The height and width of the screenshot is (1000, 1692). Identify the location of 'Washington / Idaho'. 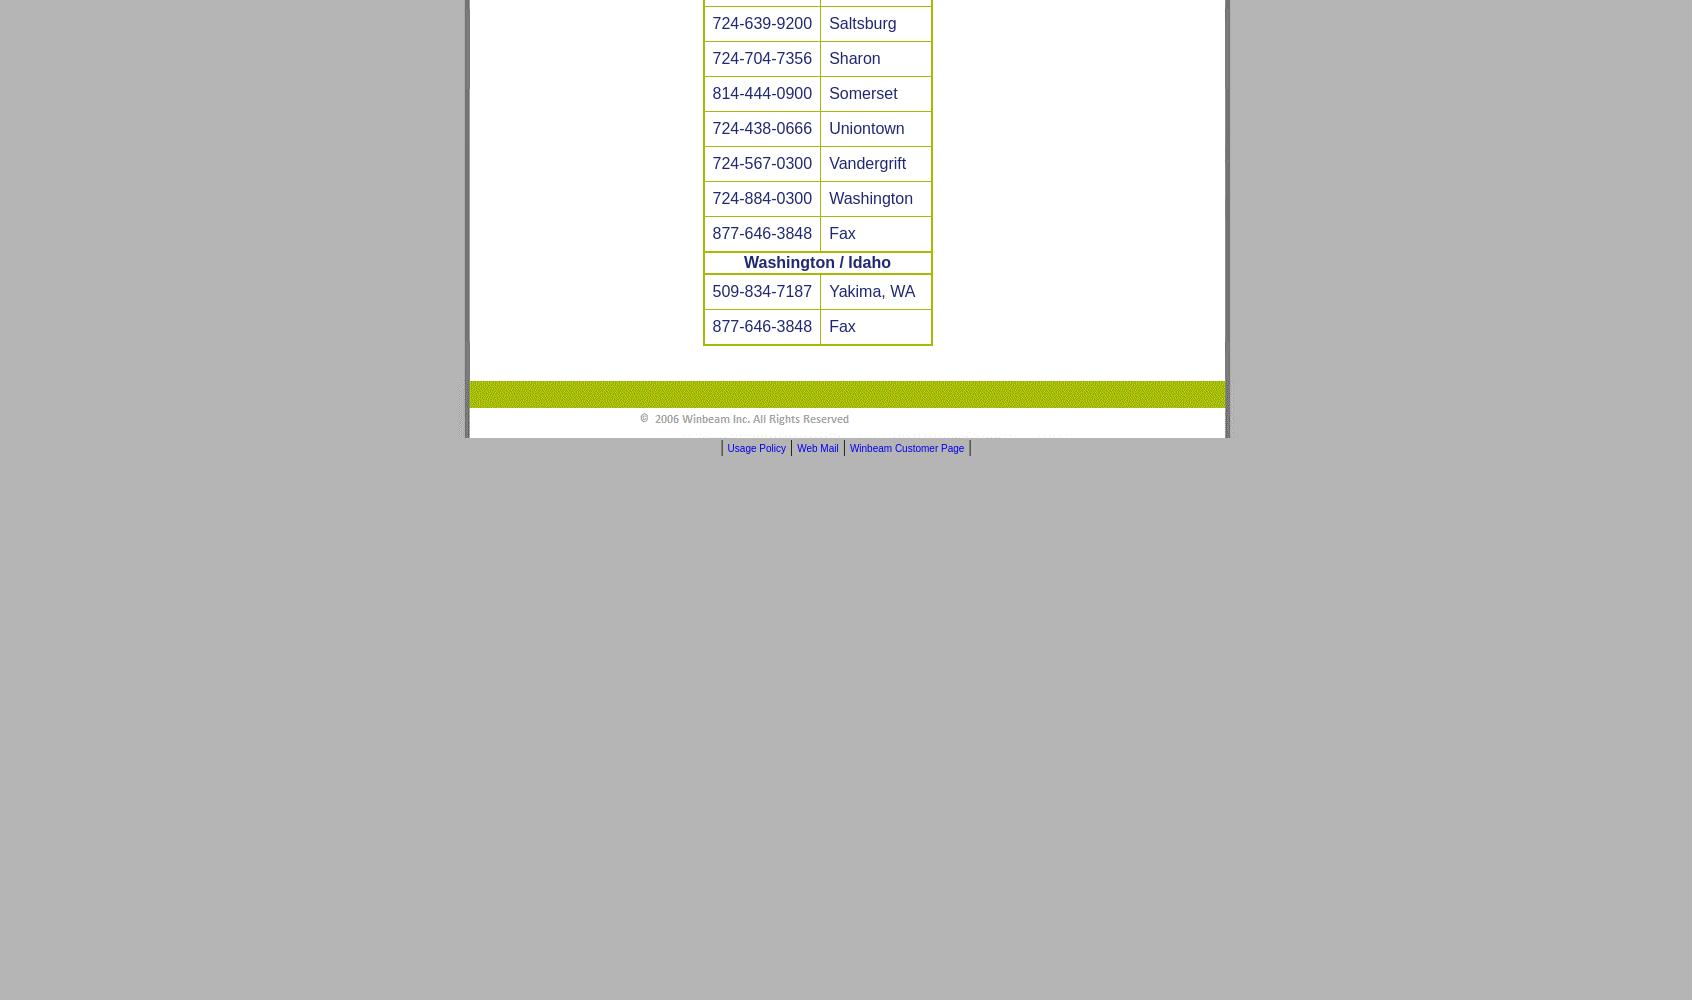
(817, 262).